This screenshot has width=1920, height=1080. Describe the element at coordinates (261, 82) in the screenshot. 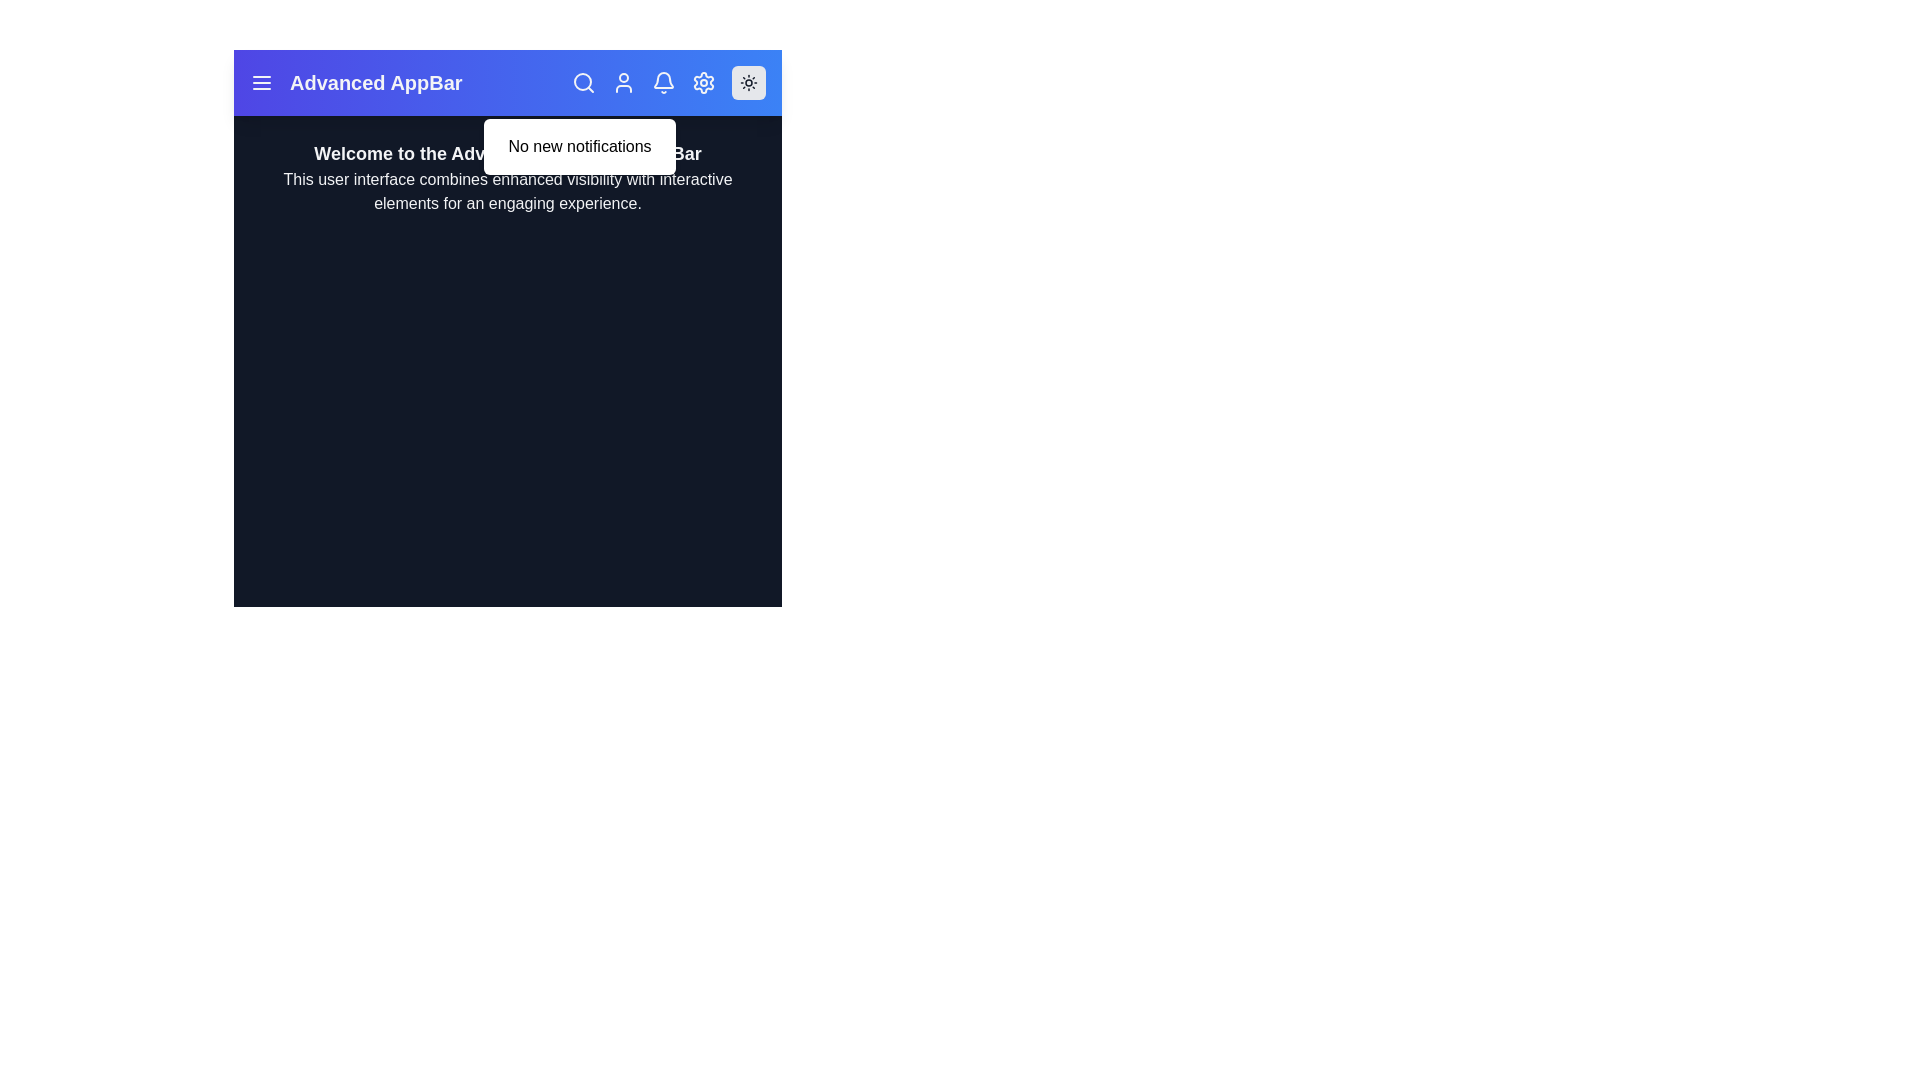

I see `the interactive element menu` at that location.